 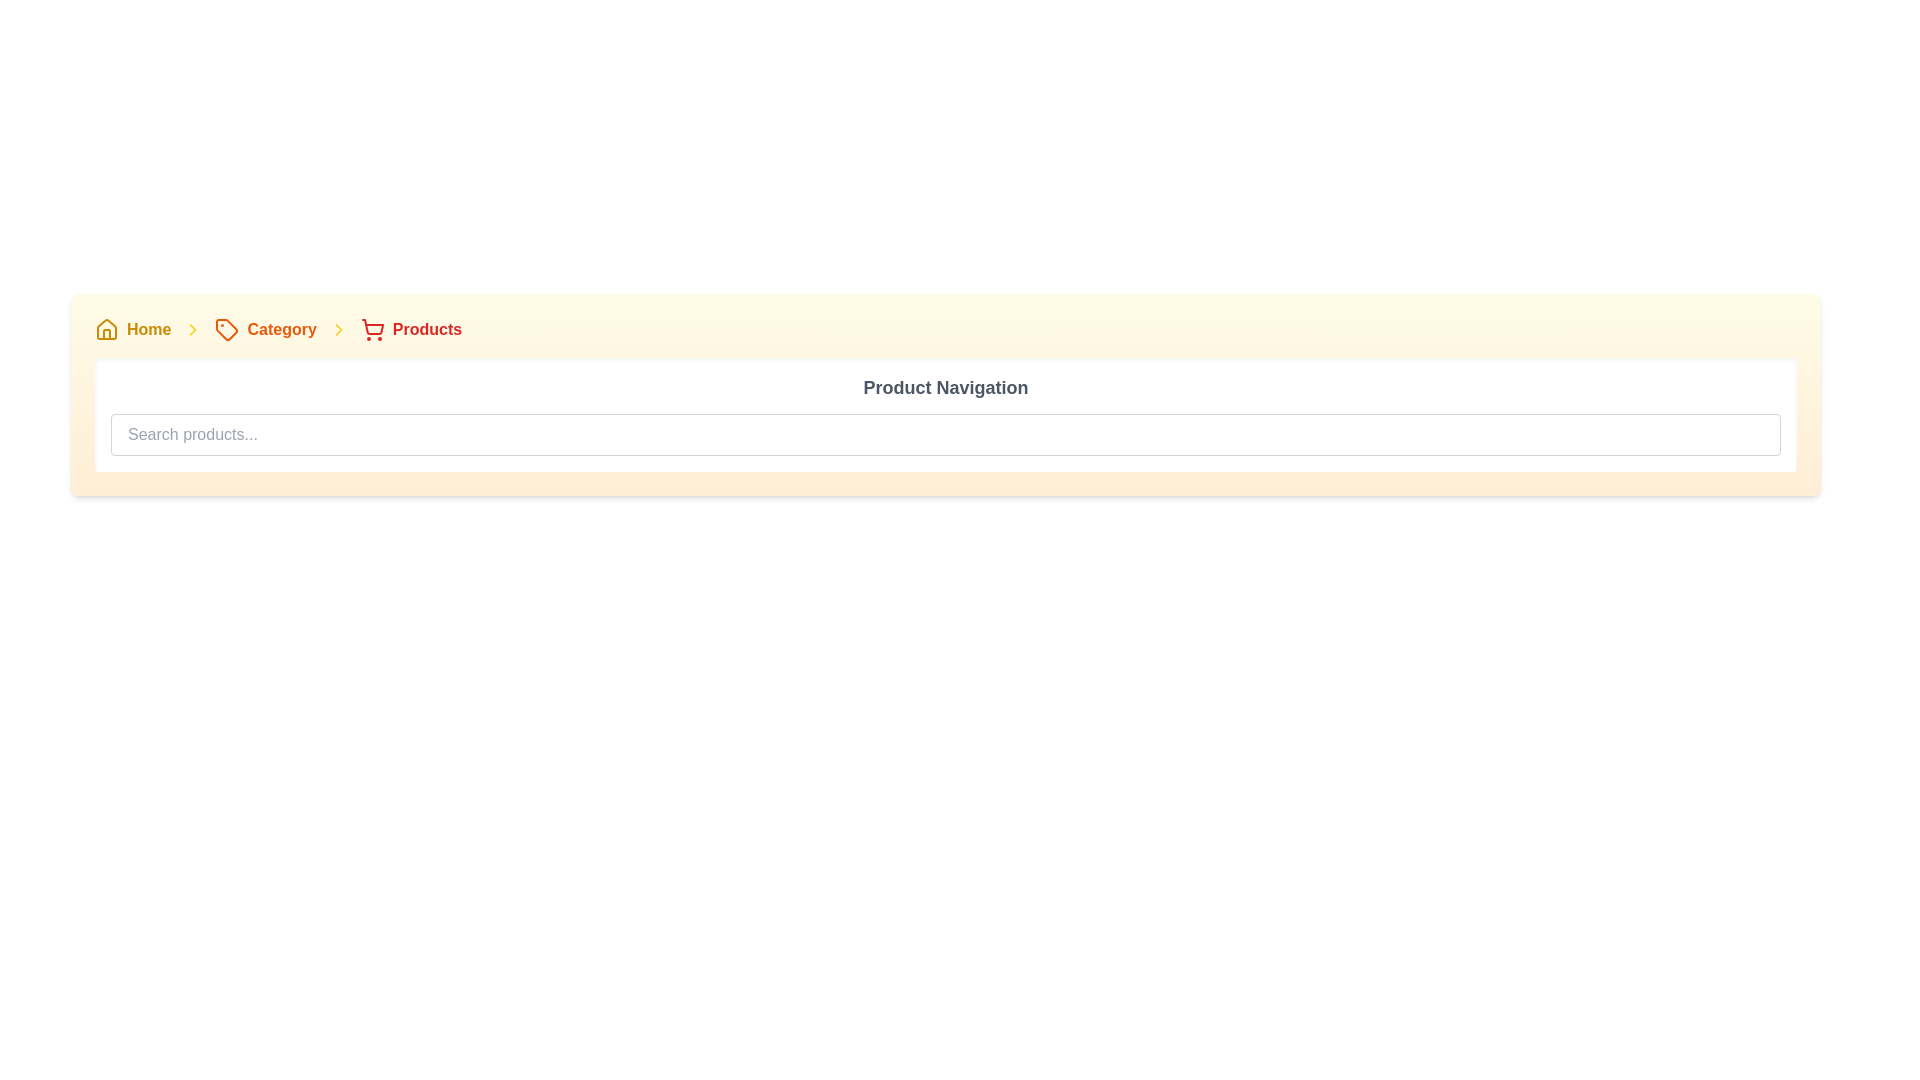 I want to click on the 'Category' text element with an orange font and a price tag icon in the breadcrumb navigation bar, positioned as the second item, to analyze its content, so click(x=265, y=329).